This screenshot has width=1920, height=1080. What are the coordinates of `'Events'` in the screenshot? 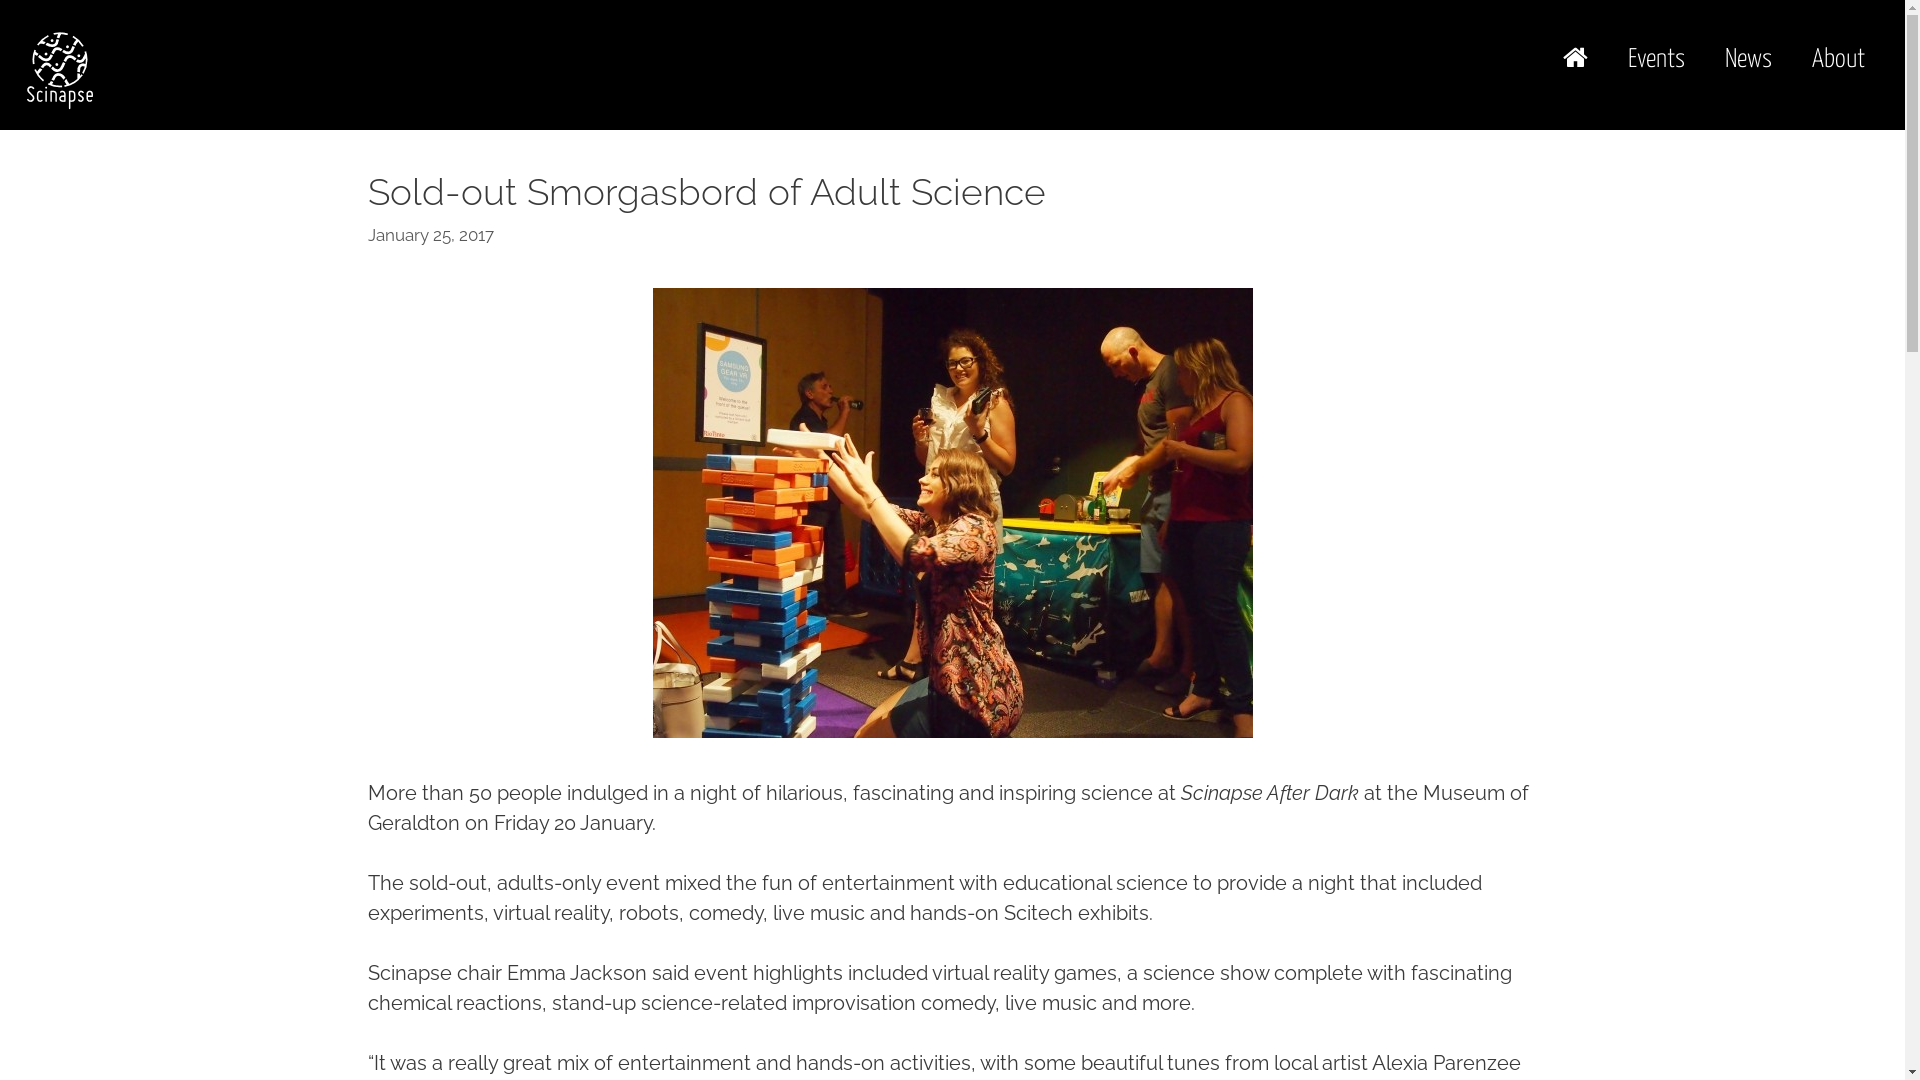 It's located at (1656, 59).